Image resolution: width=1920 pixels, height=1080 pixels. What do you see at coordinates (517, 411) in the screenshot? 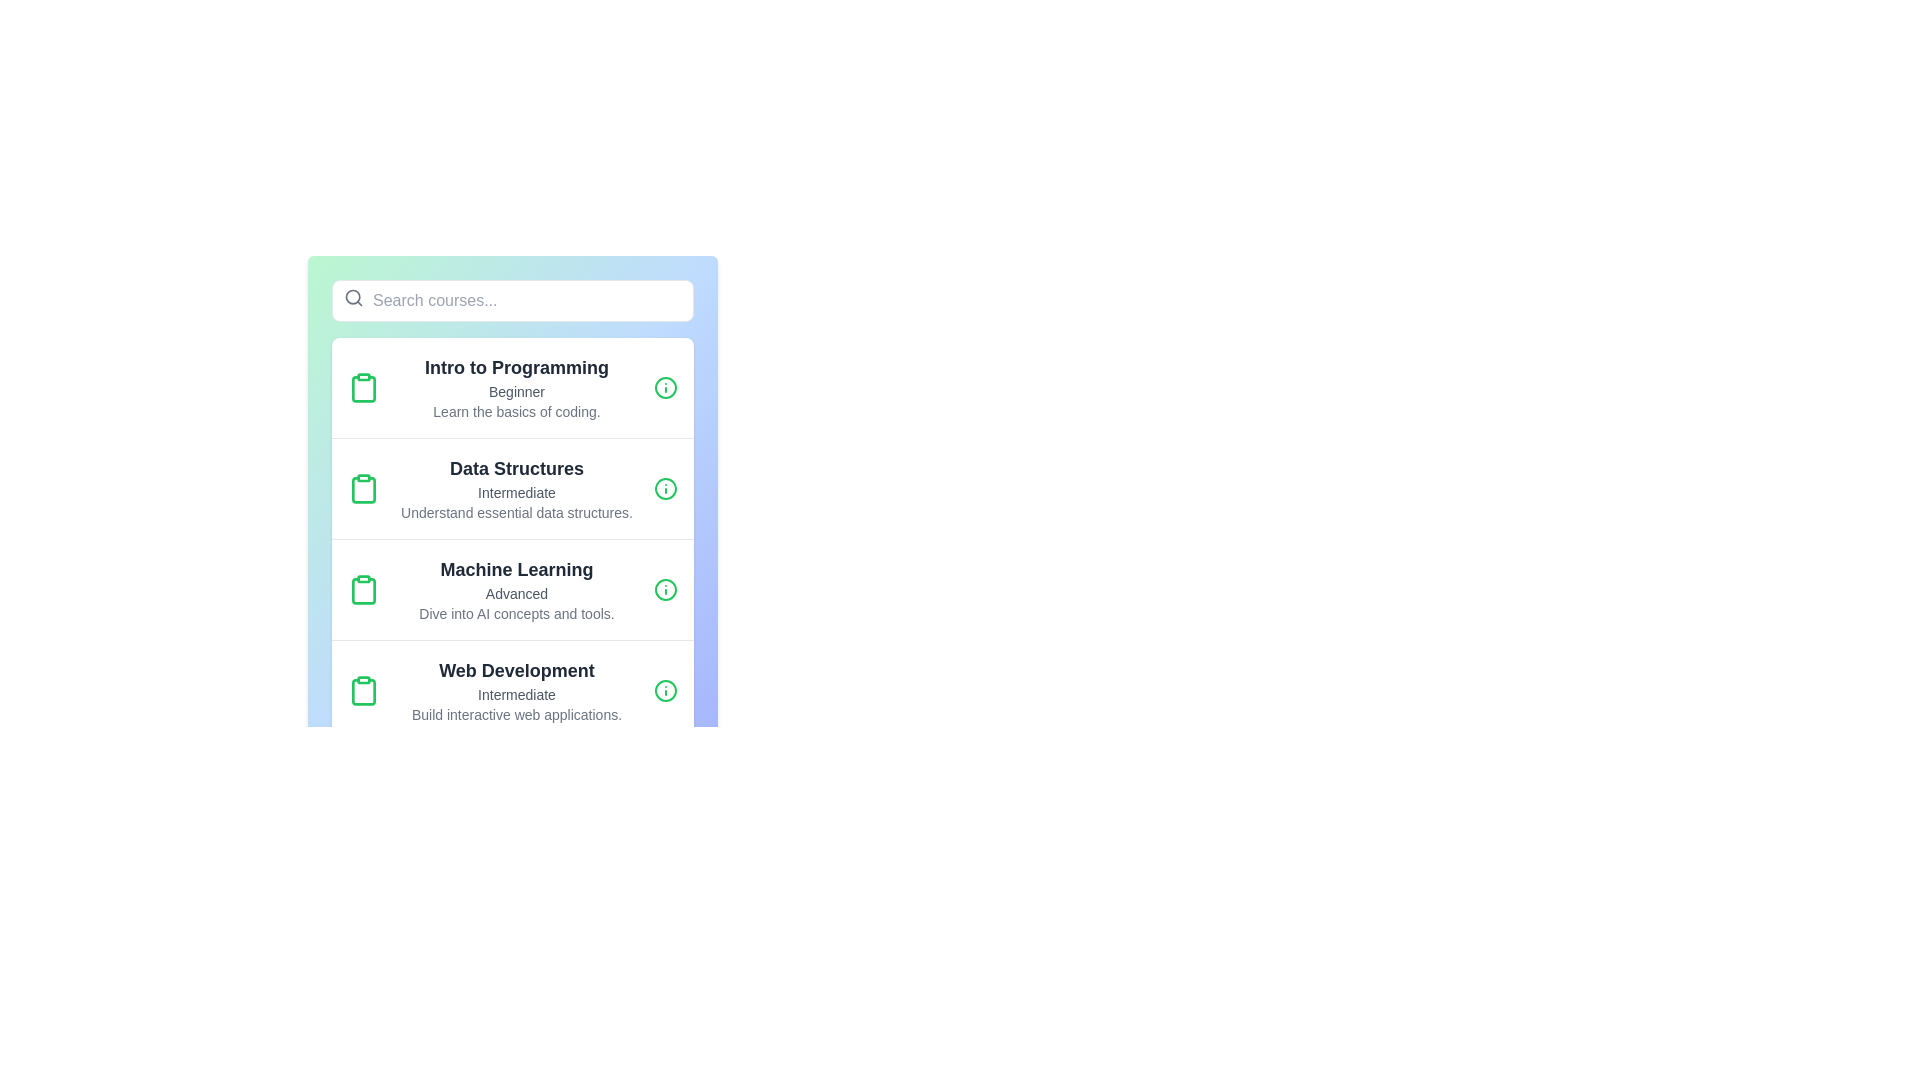
I see `the text label that provides additional information about the course 'Intro to Programming', located below the 'Beginner' text and aligned with the content block` at bounding box center [517, 411].